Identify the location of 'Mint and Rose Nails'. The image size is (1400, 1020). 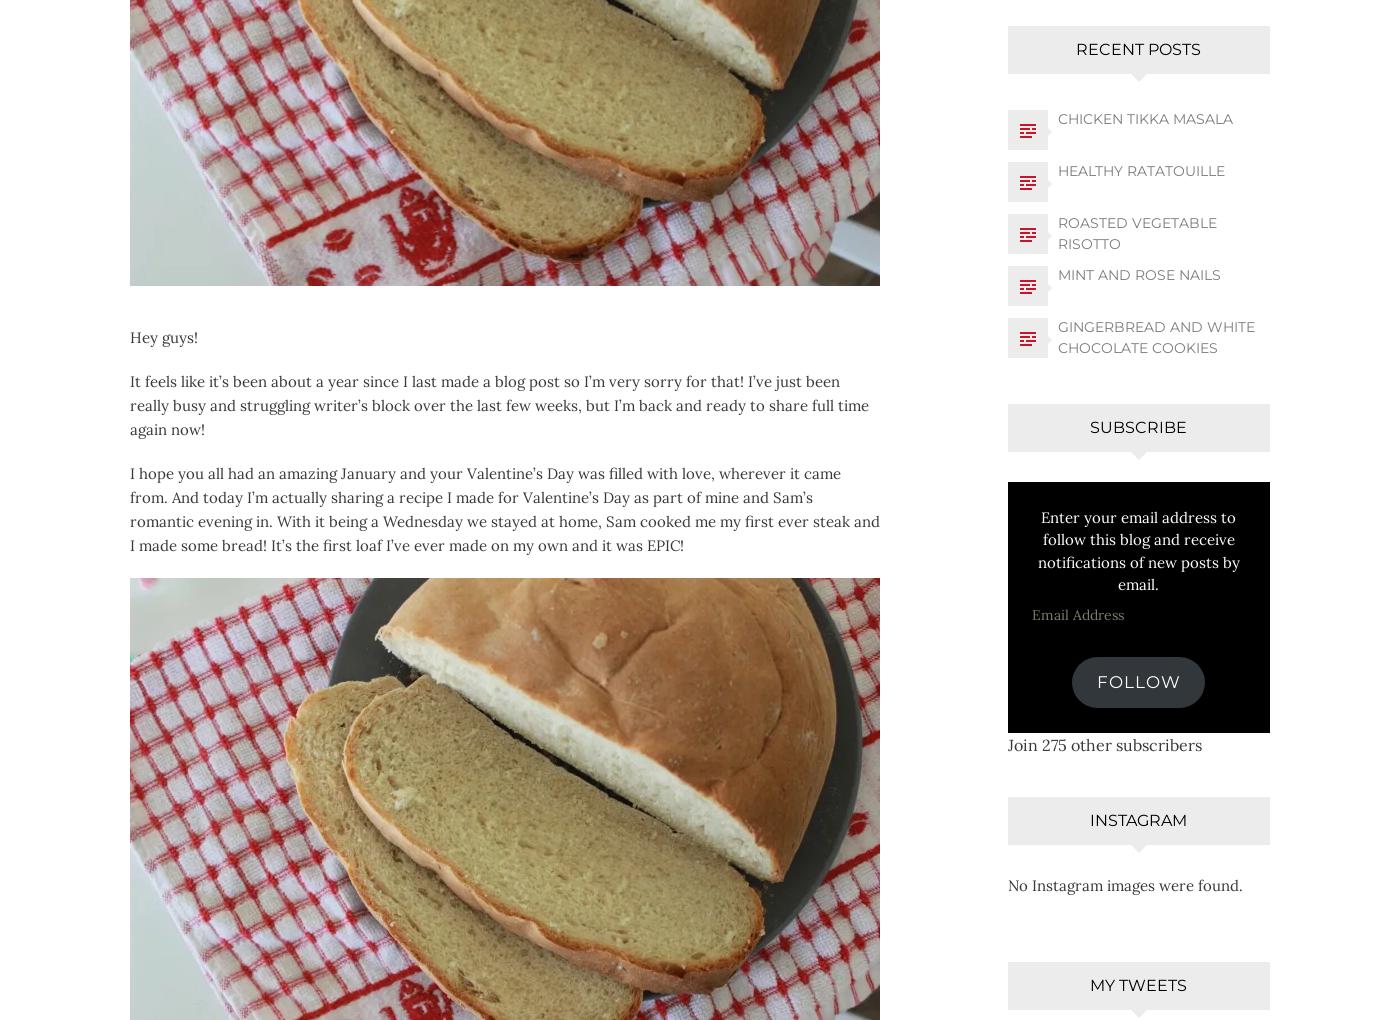
(1138, 272).